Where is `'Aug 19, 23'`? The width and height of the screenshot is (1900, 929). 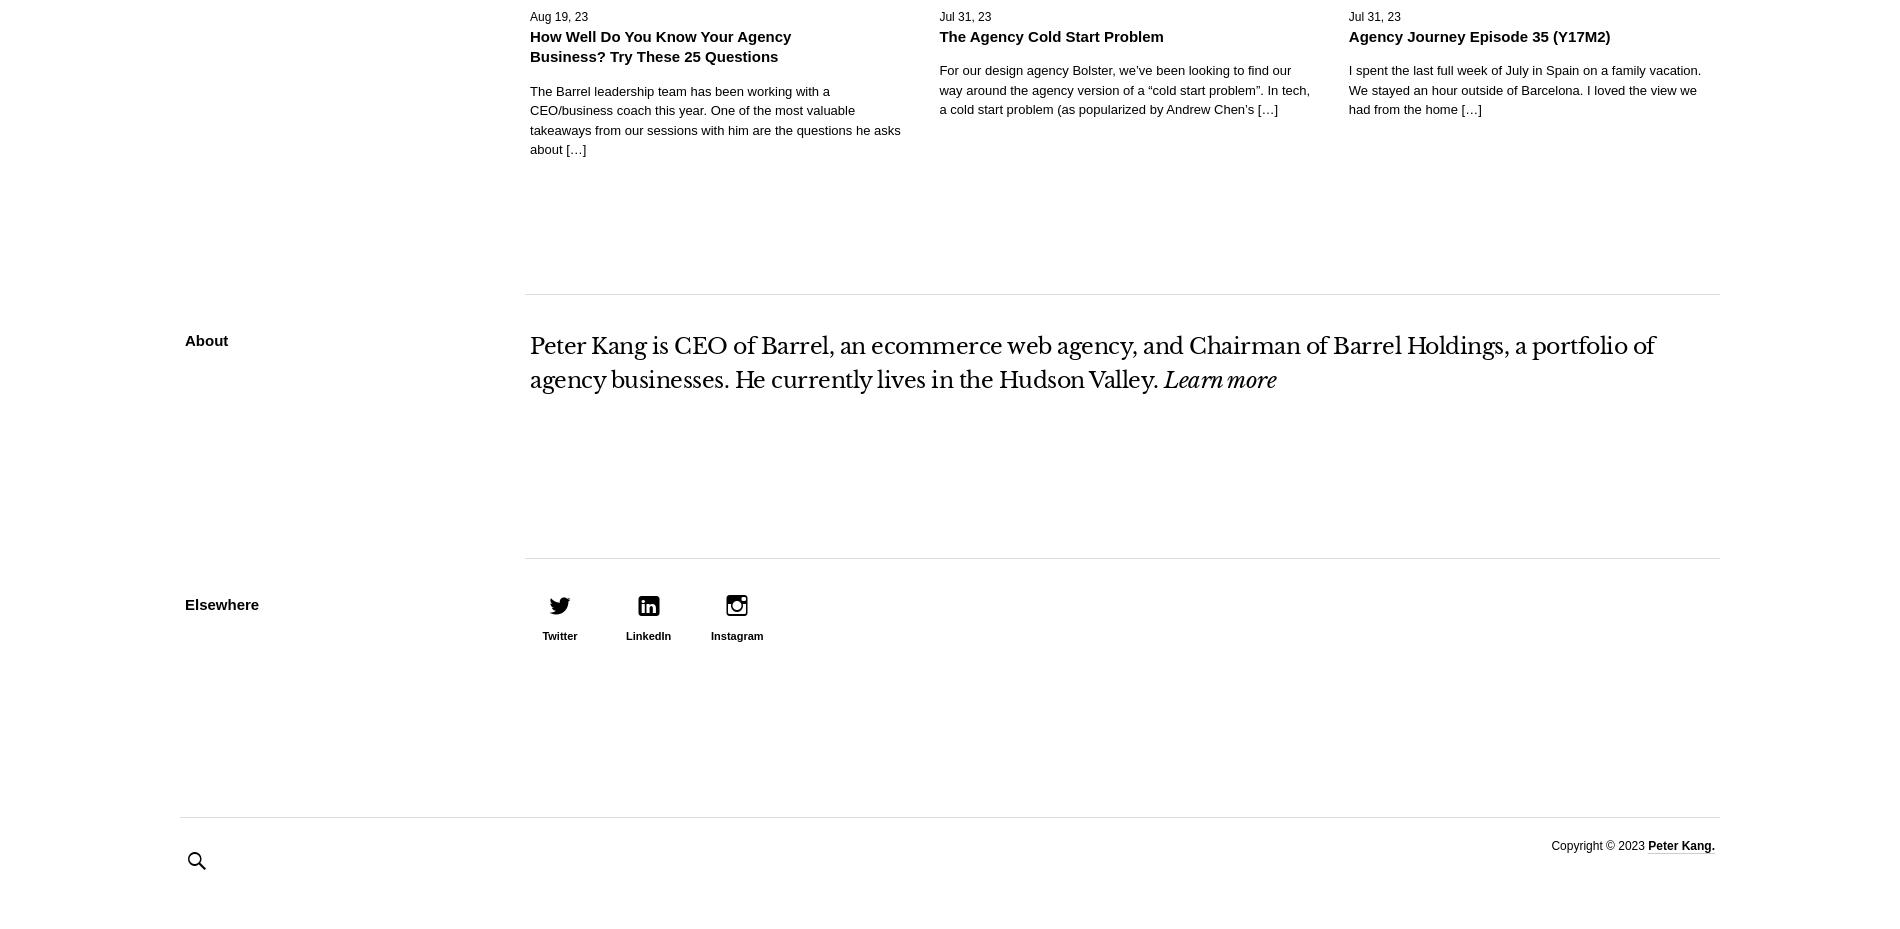
'Aug 19, 23' is located at coordinates (558, 16).